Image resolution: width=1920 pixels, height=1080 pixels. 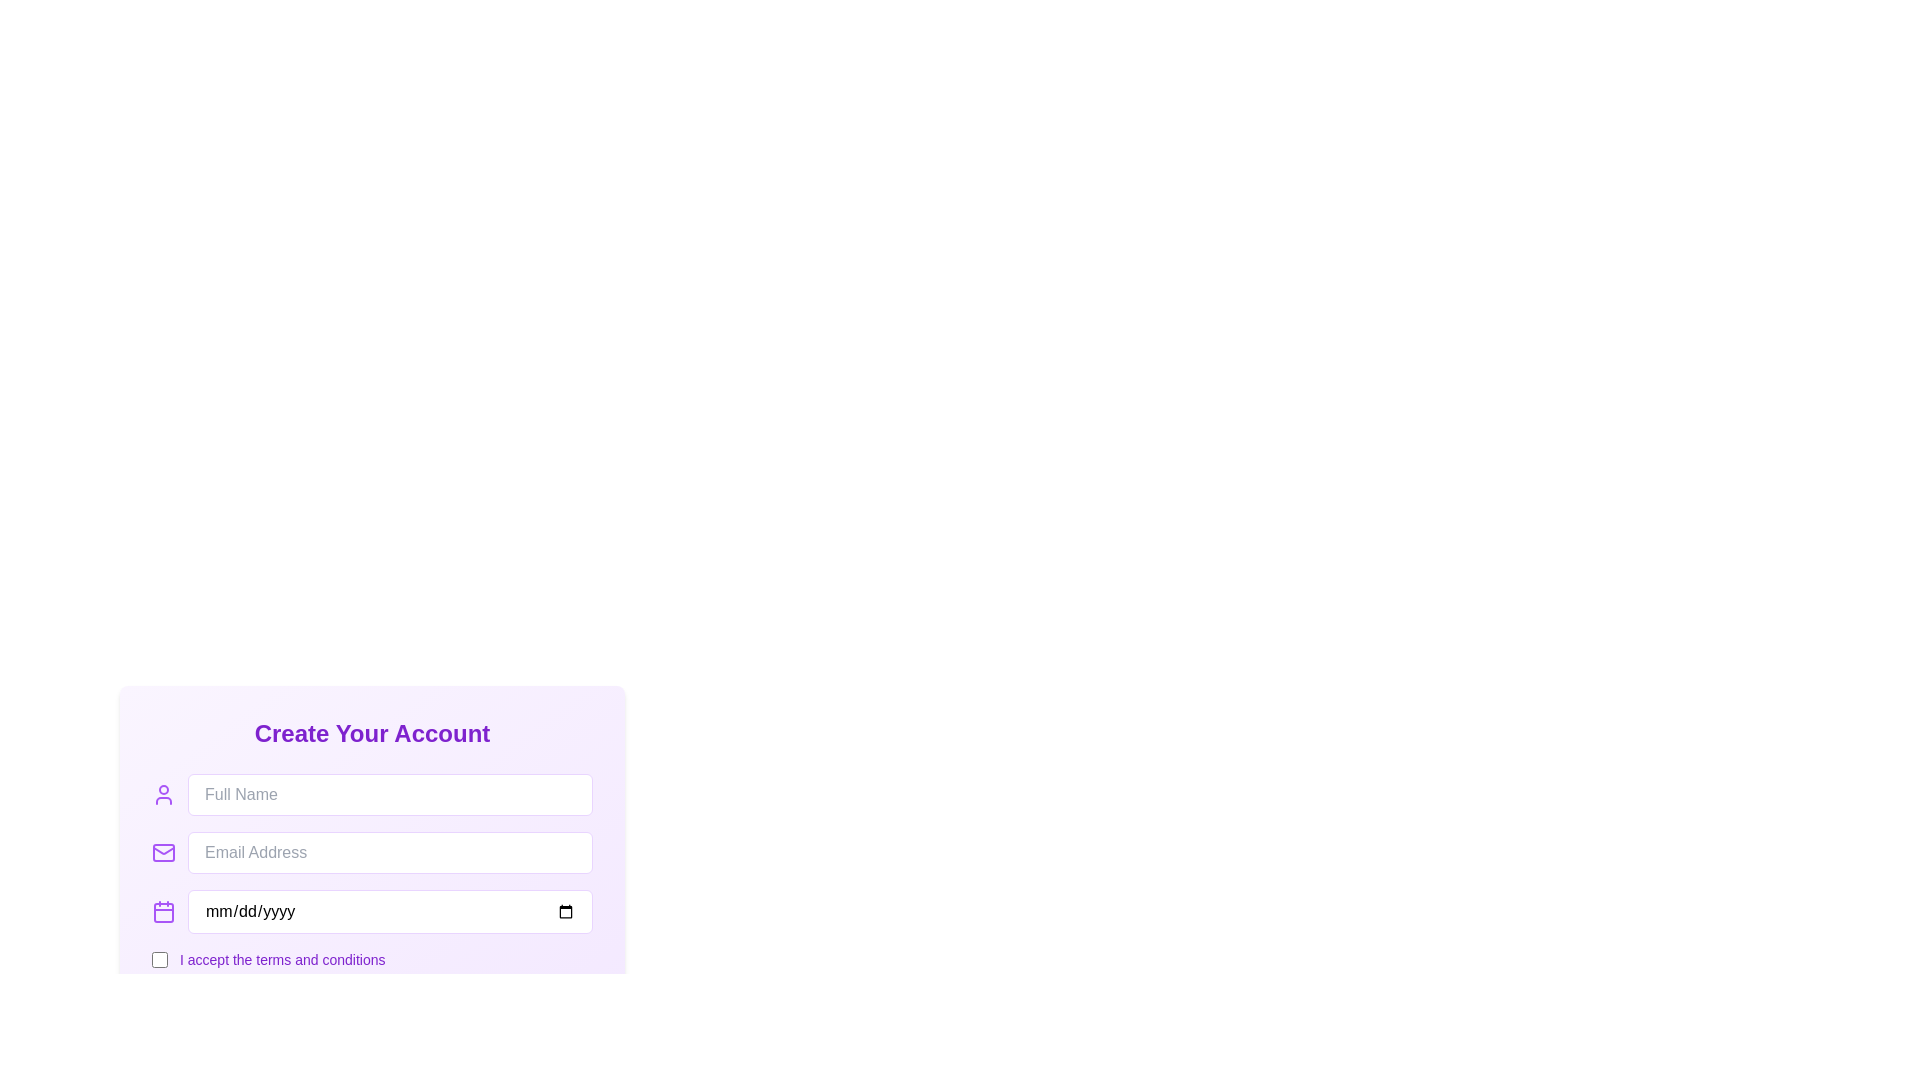 What do you see at coordinates (163, 913) in the screenshot?
I see `the main rectangular body of the calendar icon used for date selection` at bounding box center [163, 913].